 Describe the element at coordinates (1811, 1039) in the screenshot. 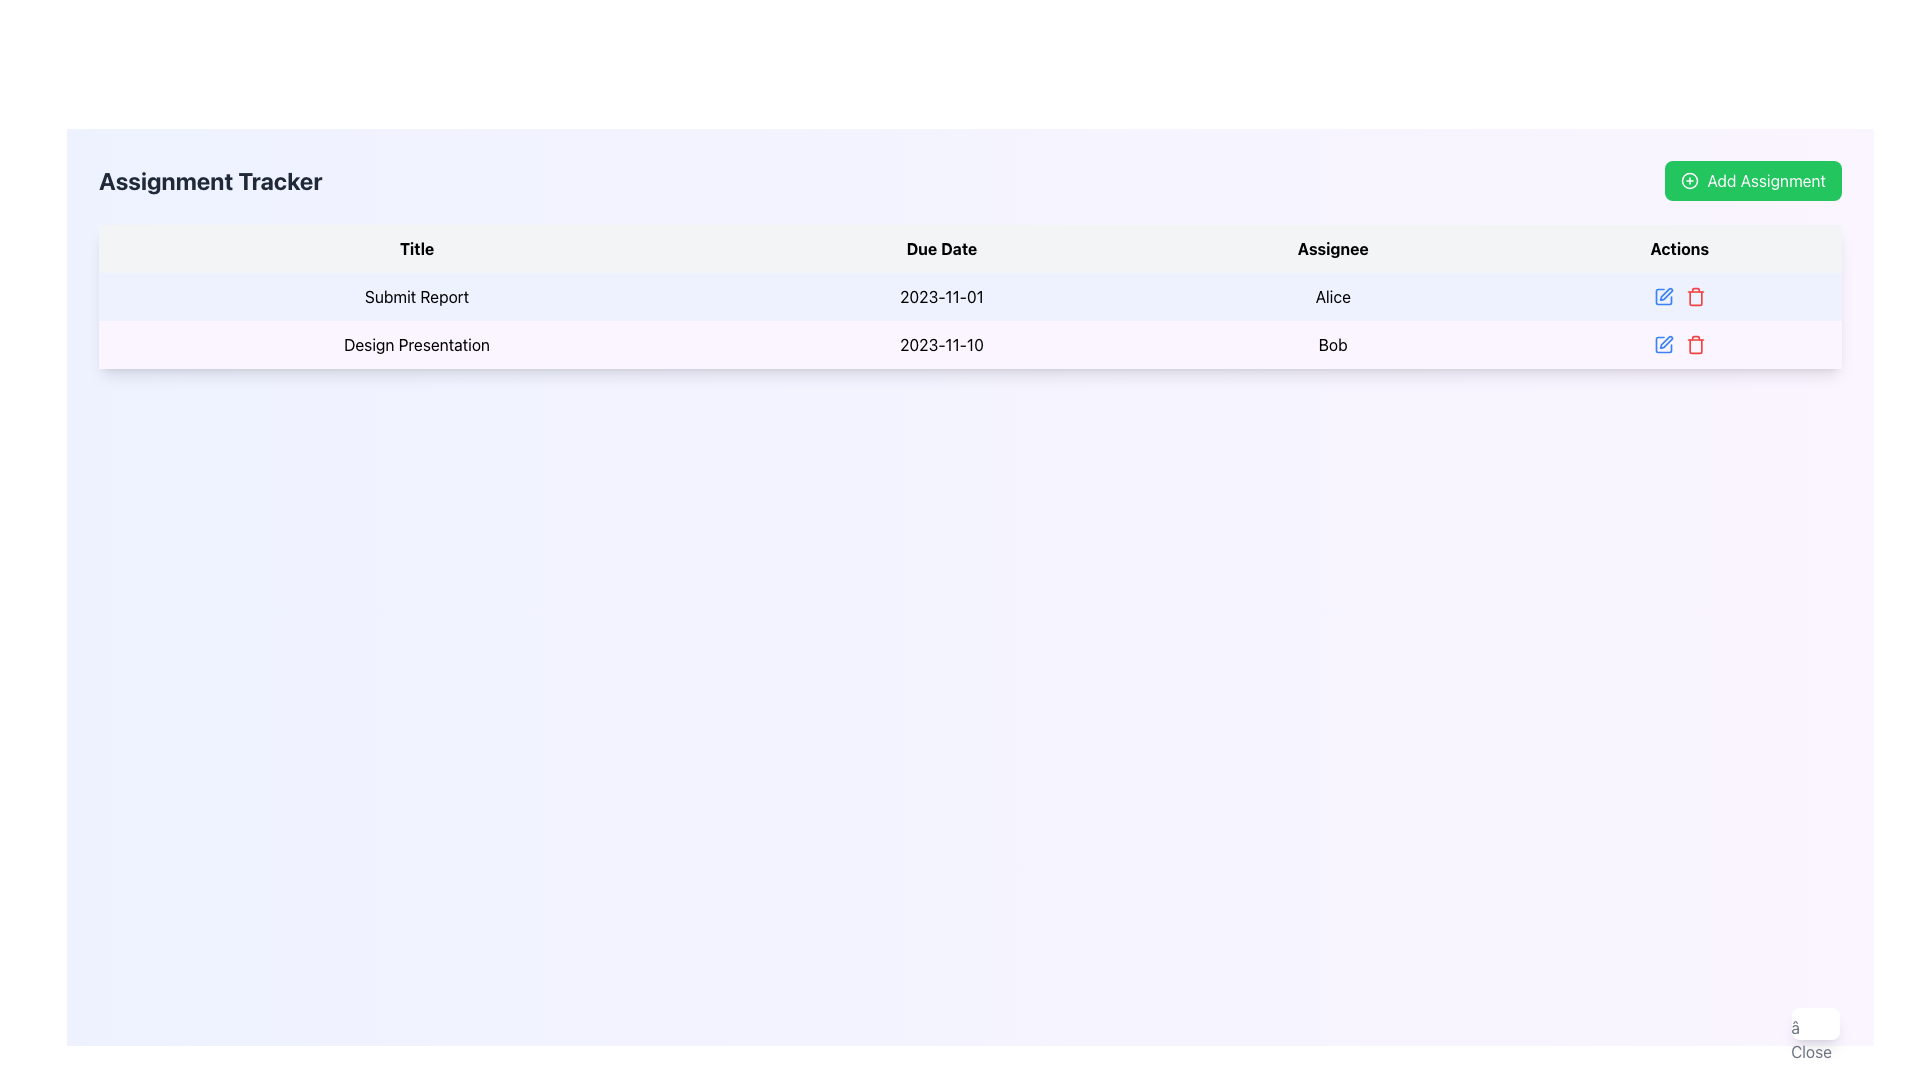

I see `the 'Close' button located at the bottom-right corner of the notification box` at that location.